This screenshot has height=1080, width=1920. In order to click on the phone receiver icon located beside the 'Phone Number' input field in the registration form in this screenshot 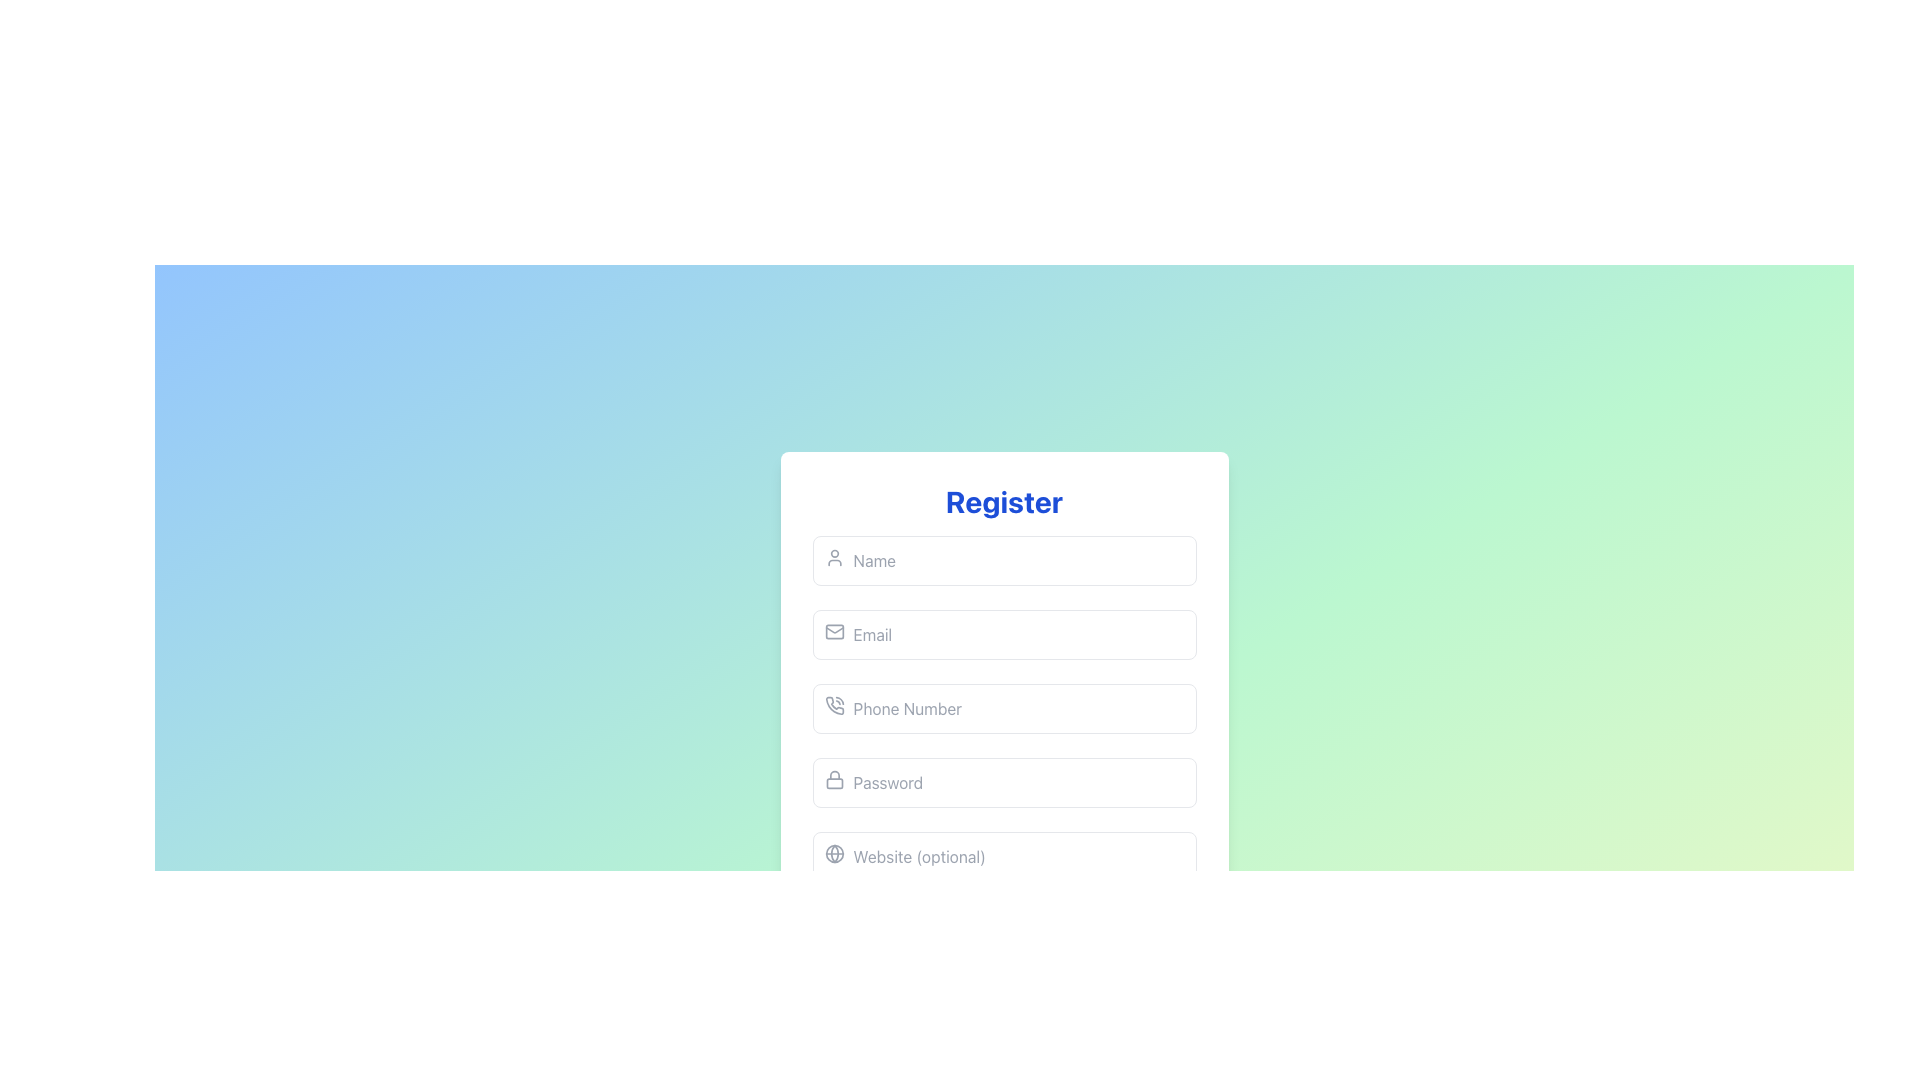, I will do `click(834, 704)`.